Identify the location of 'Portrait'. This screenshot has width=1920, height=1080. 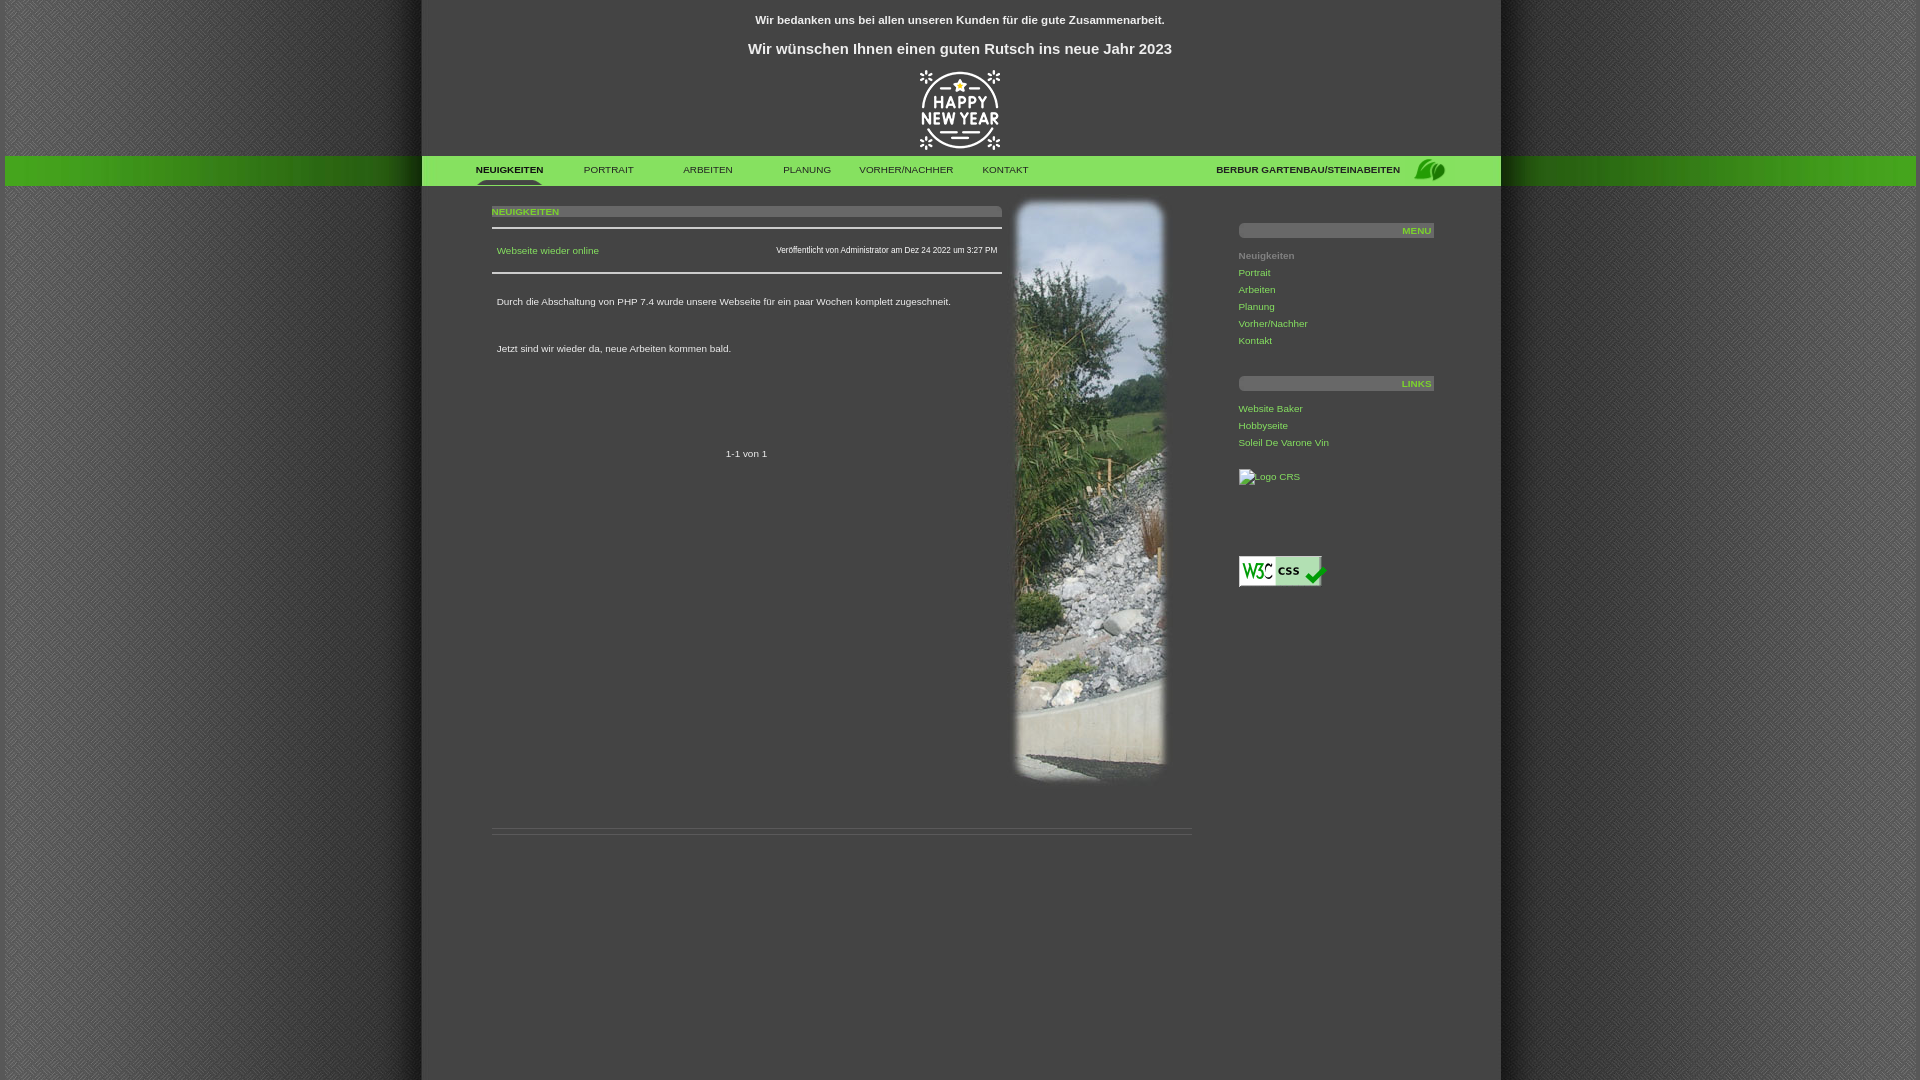
(1252, 272).